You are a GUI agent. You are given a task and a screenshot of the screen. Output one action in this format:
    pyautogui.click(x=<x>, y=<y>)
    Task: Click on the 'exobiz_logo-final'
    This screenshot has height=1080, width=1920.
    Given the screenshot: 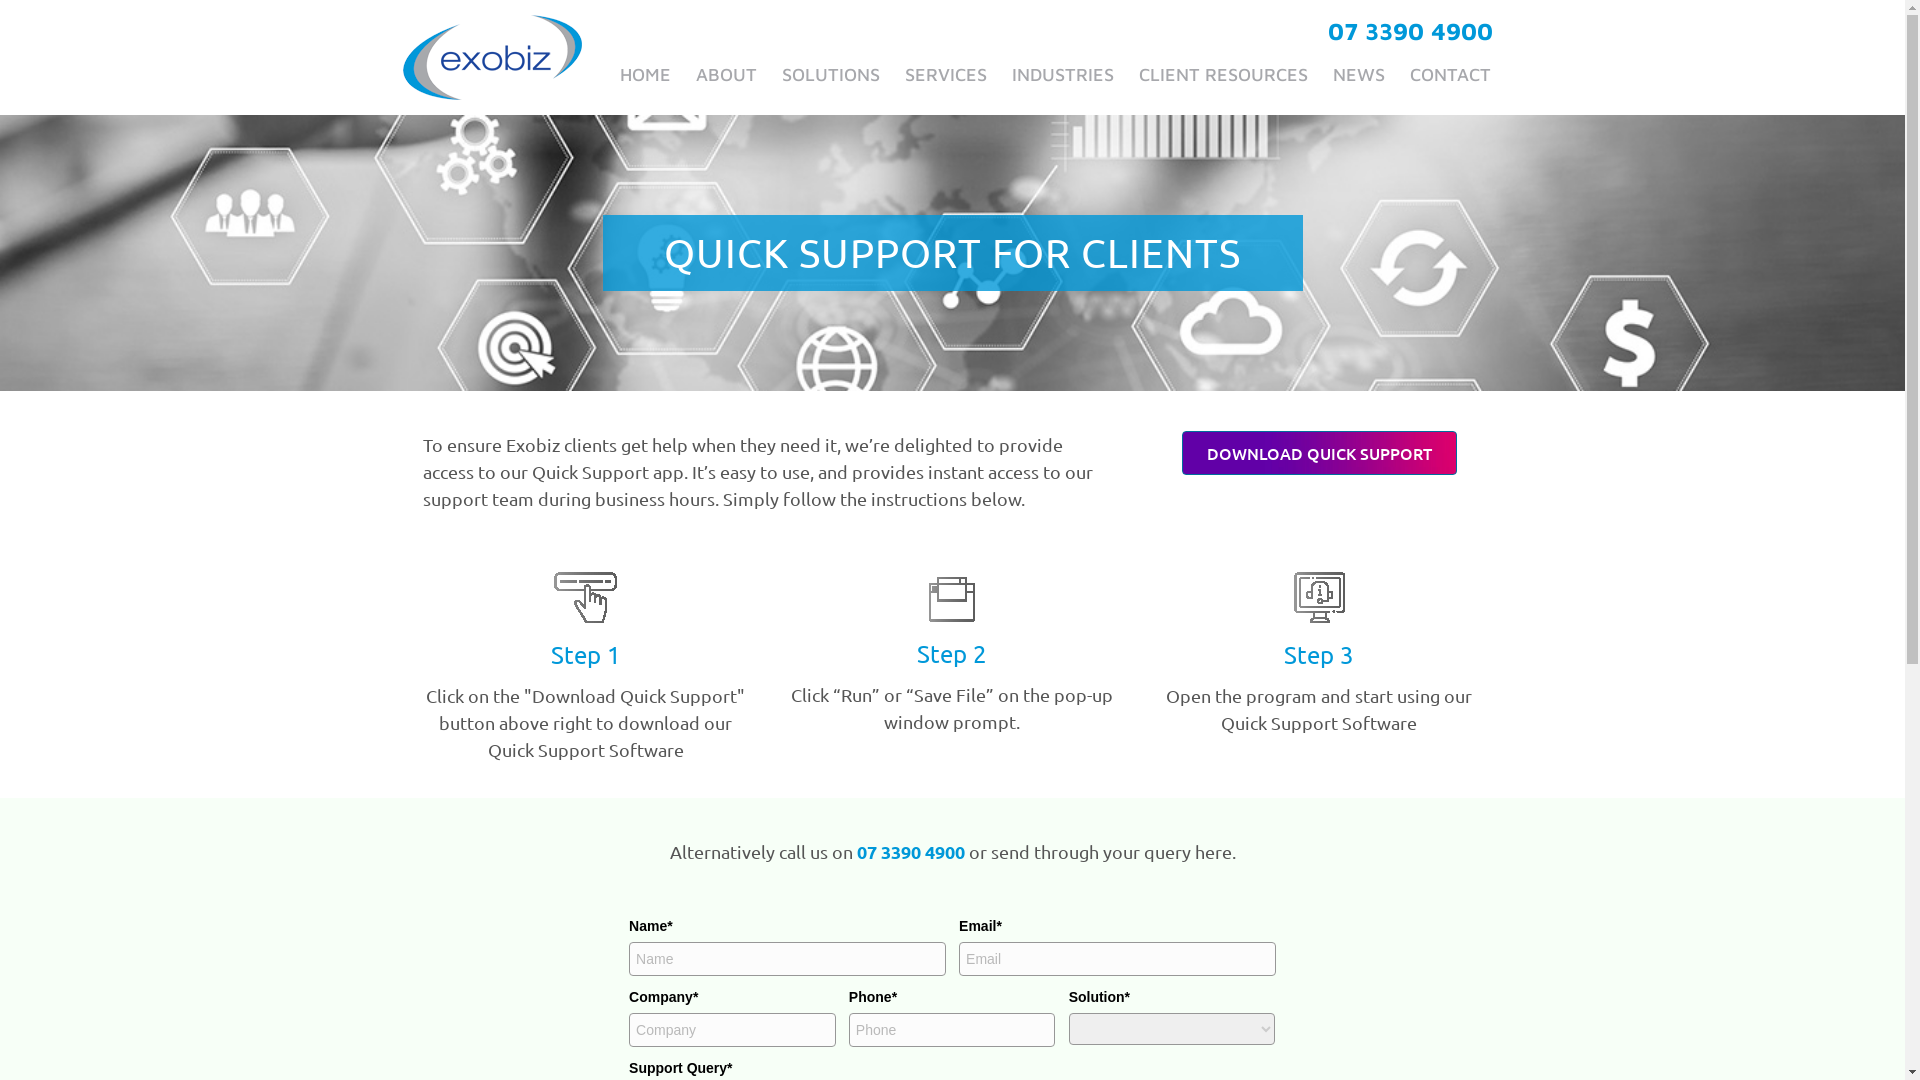 What is the action you would take?
    pyautogui.click(x=491, y=56)
    